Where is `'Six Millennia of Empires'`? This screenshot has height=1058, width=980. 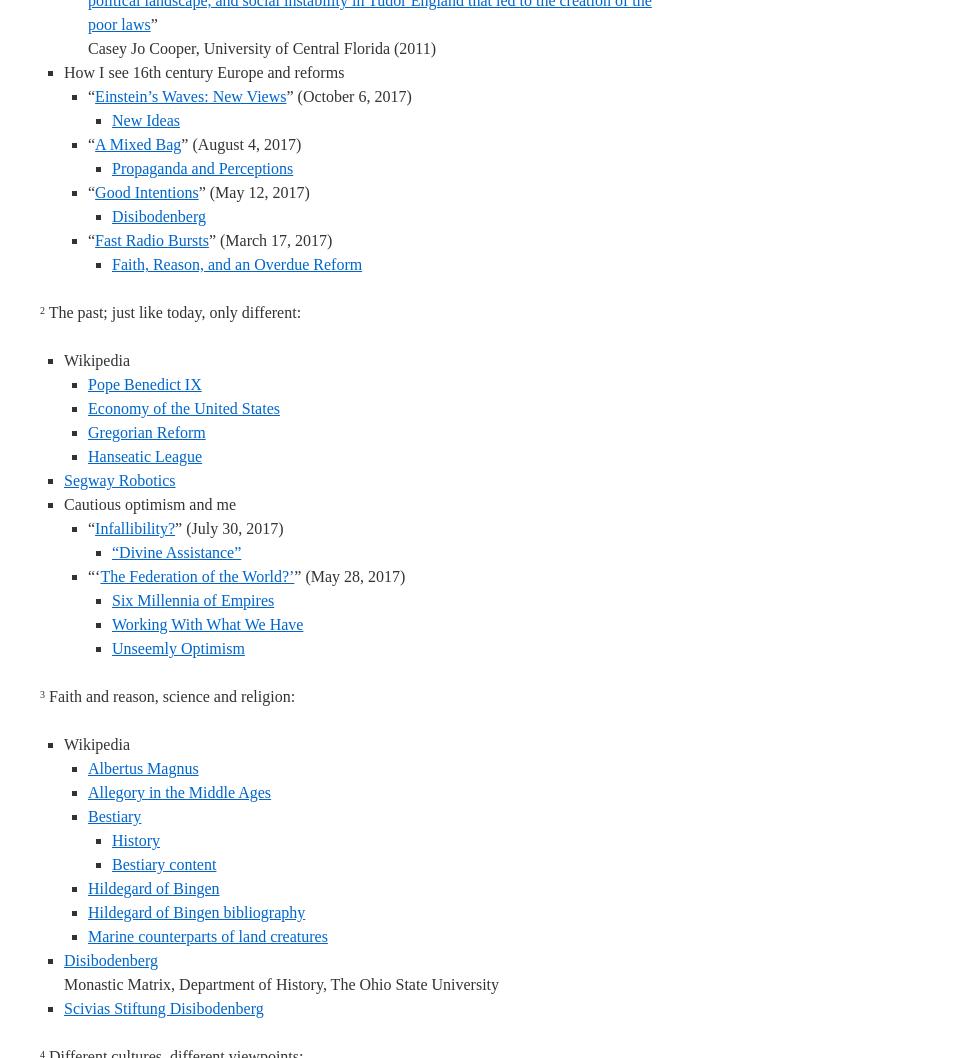 'Six Millennia of Empires' is located at coordinates (192, 600).